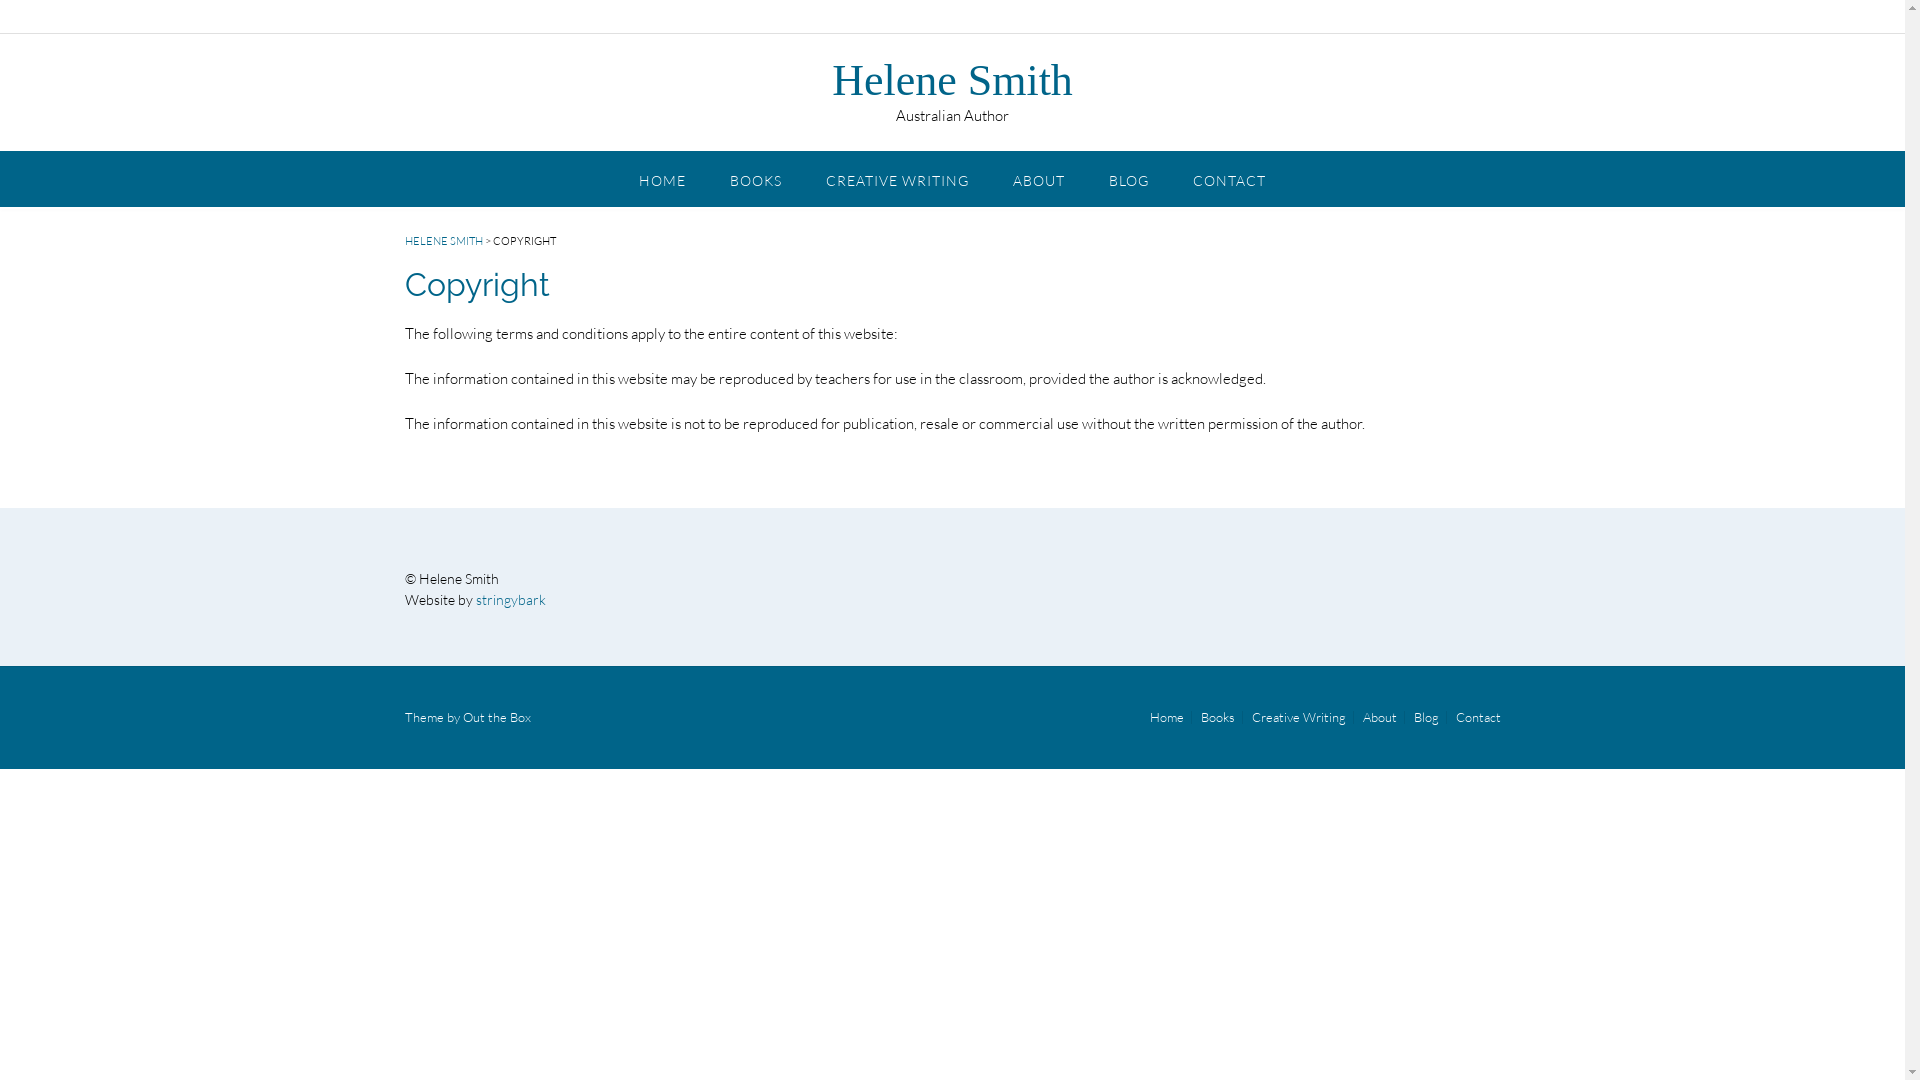  What do you see at coordinates (1424, 716) in the screenshot?
I see `'Blog'` at bounding box center [1424, 716].